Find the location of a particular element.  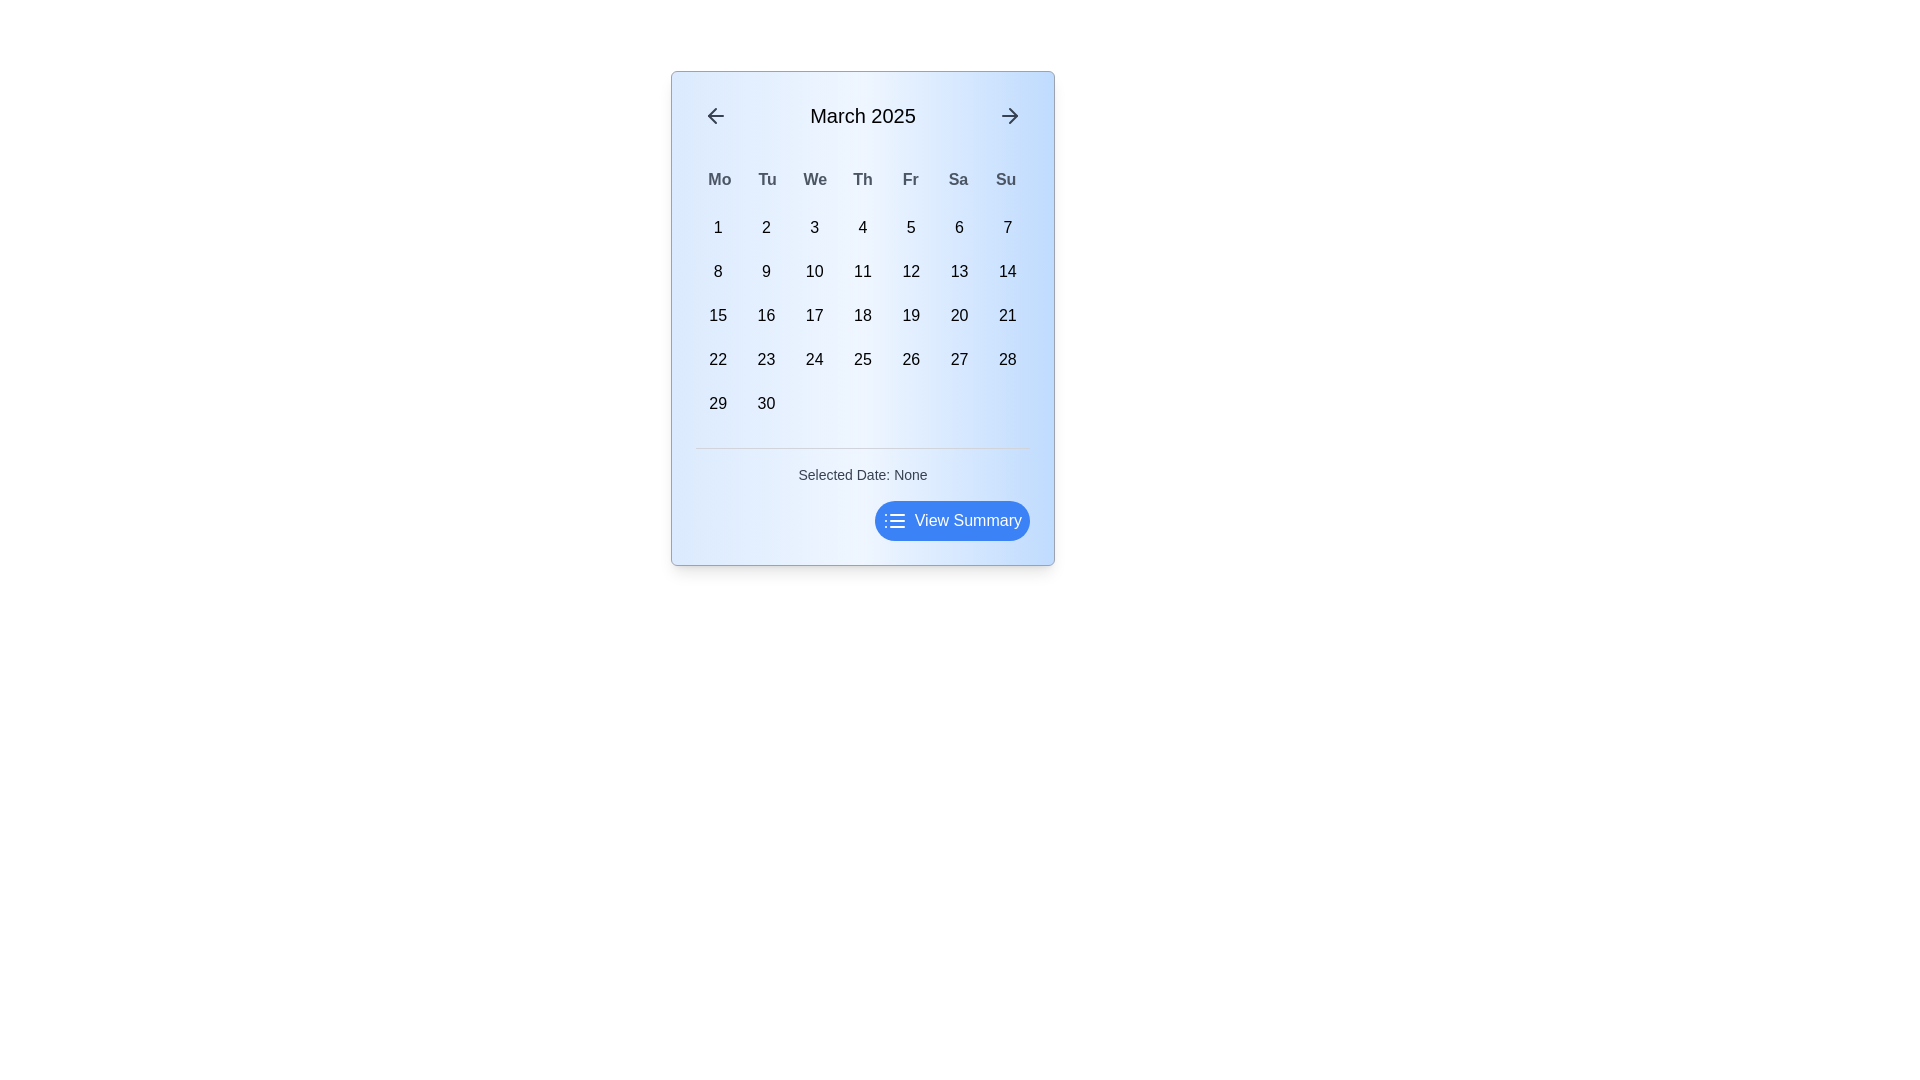

the rounded button labeled '26' in the calendar grid is located at coordinates (910, 358).